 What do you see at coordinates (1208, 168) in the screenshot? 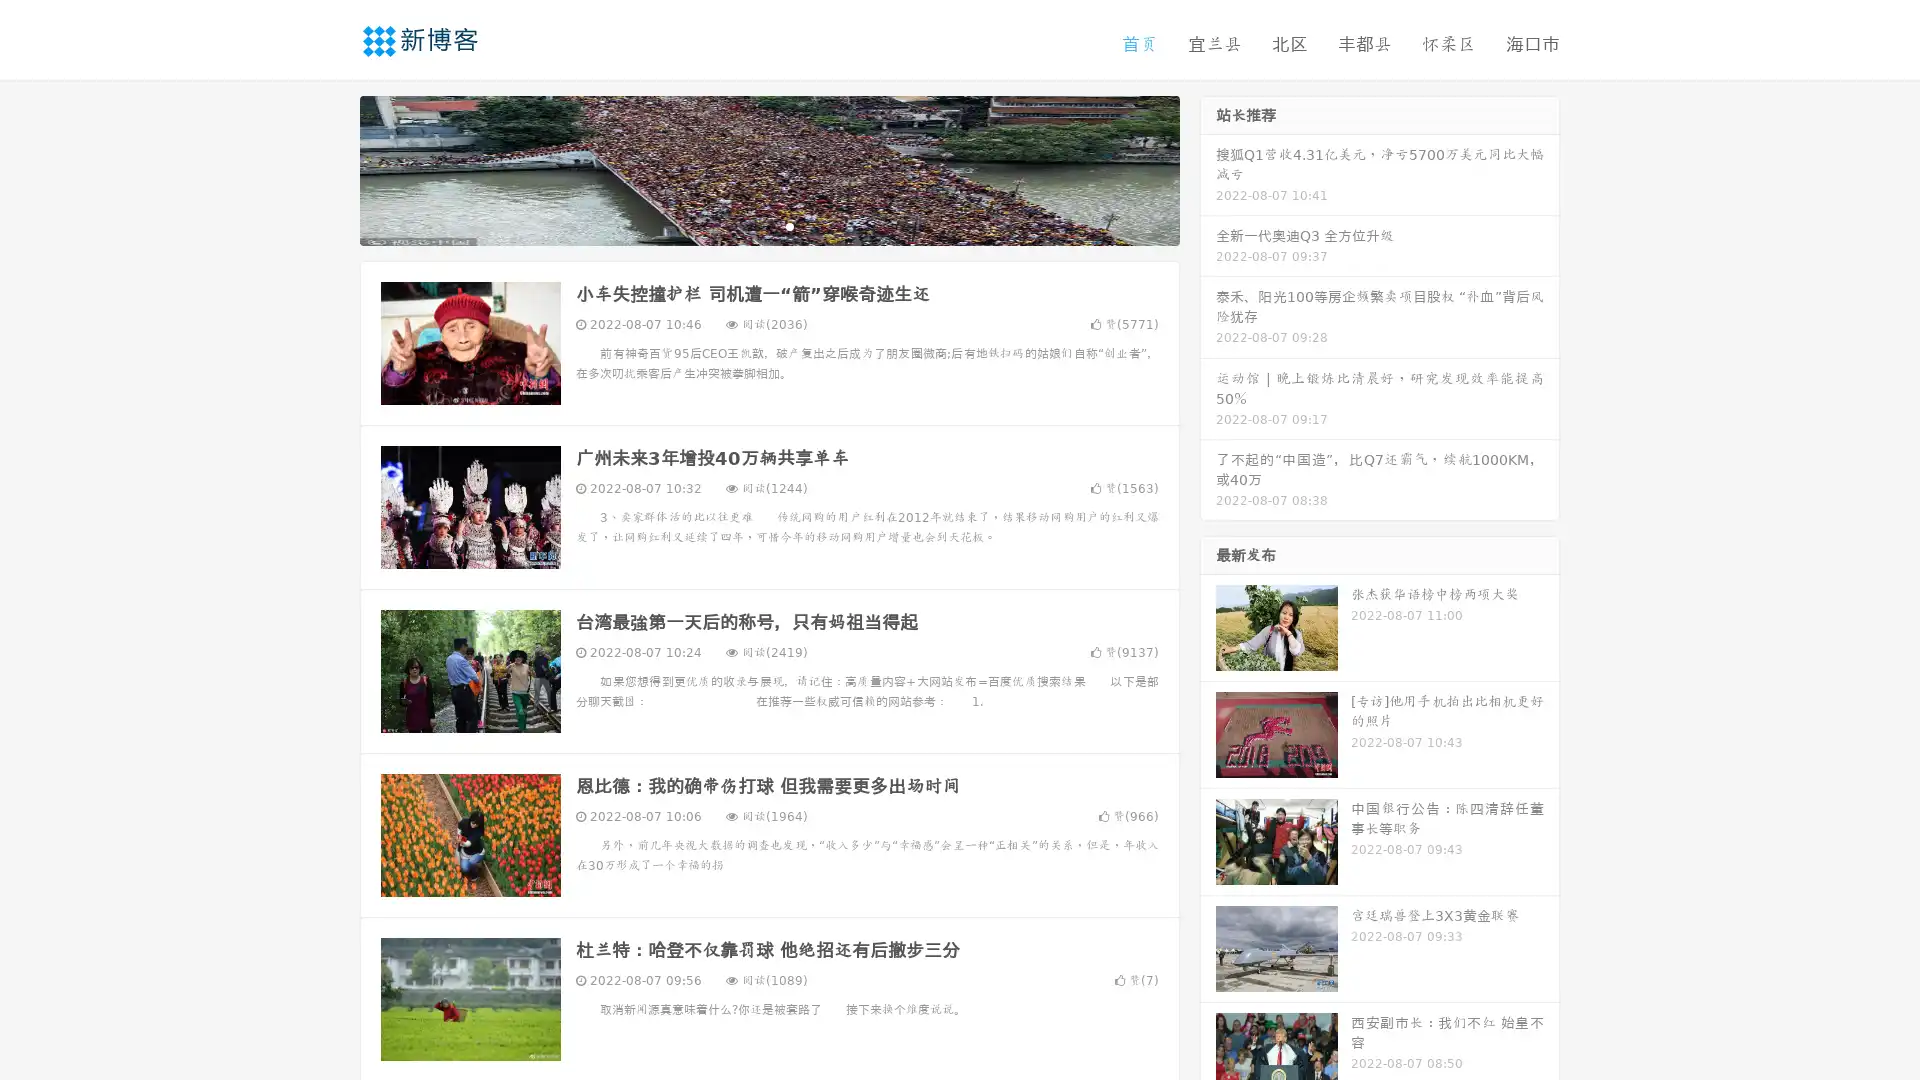
I see `Next slide` at bounding box center [1208, 168].